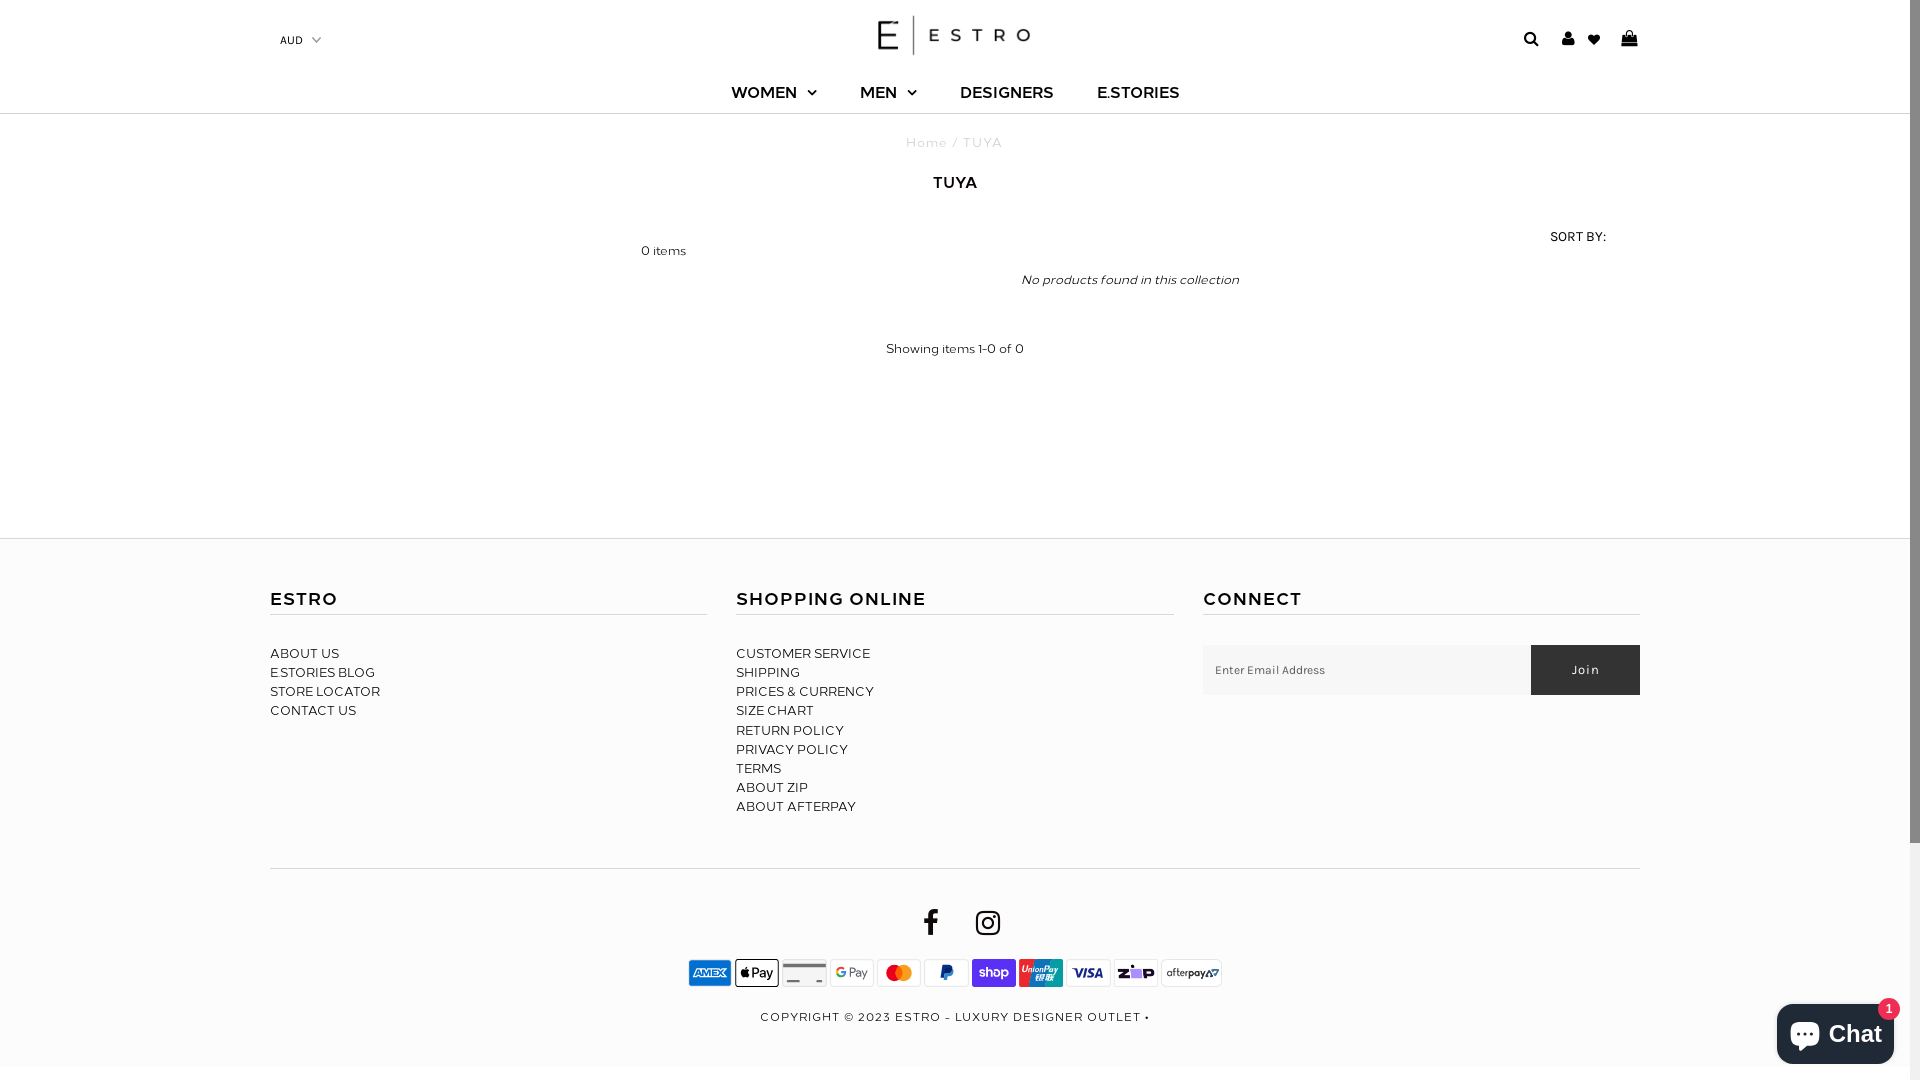  Describe the element at coordinates (802, 654) in the screenshot. I see `'CUSTOMER SERVICE'` at that location.